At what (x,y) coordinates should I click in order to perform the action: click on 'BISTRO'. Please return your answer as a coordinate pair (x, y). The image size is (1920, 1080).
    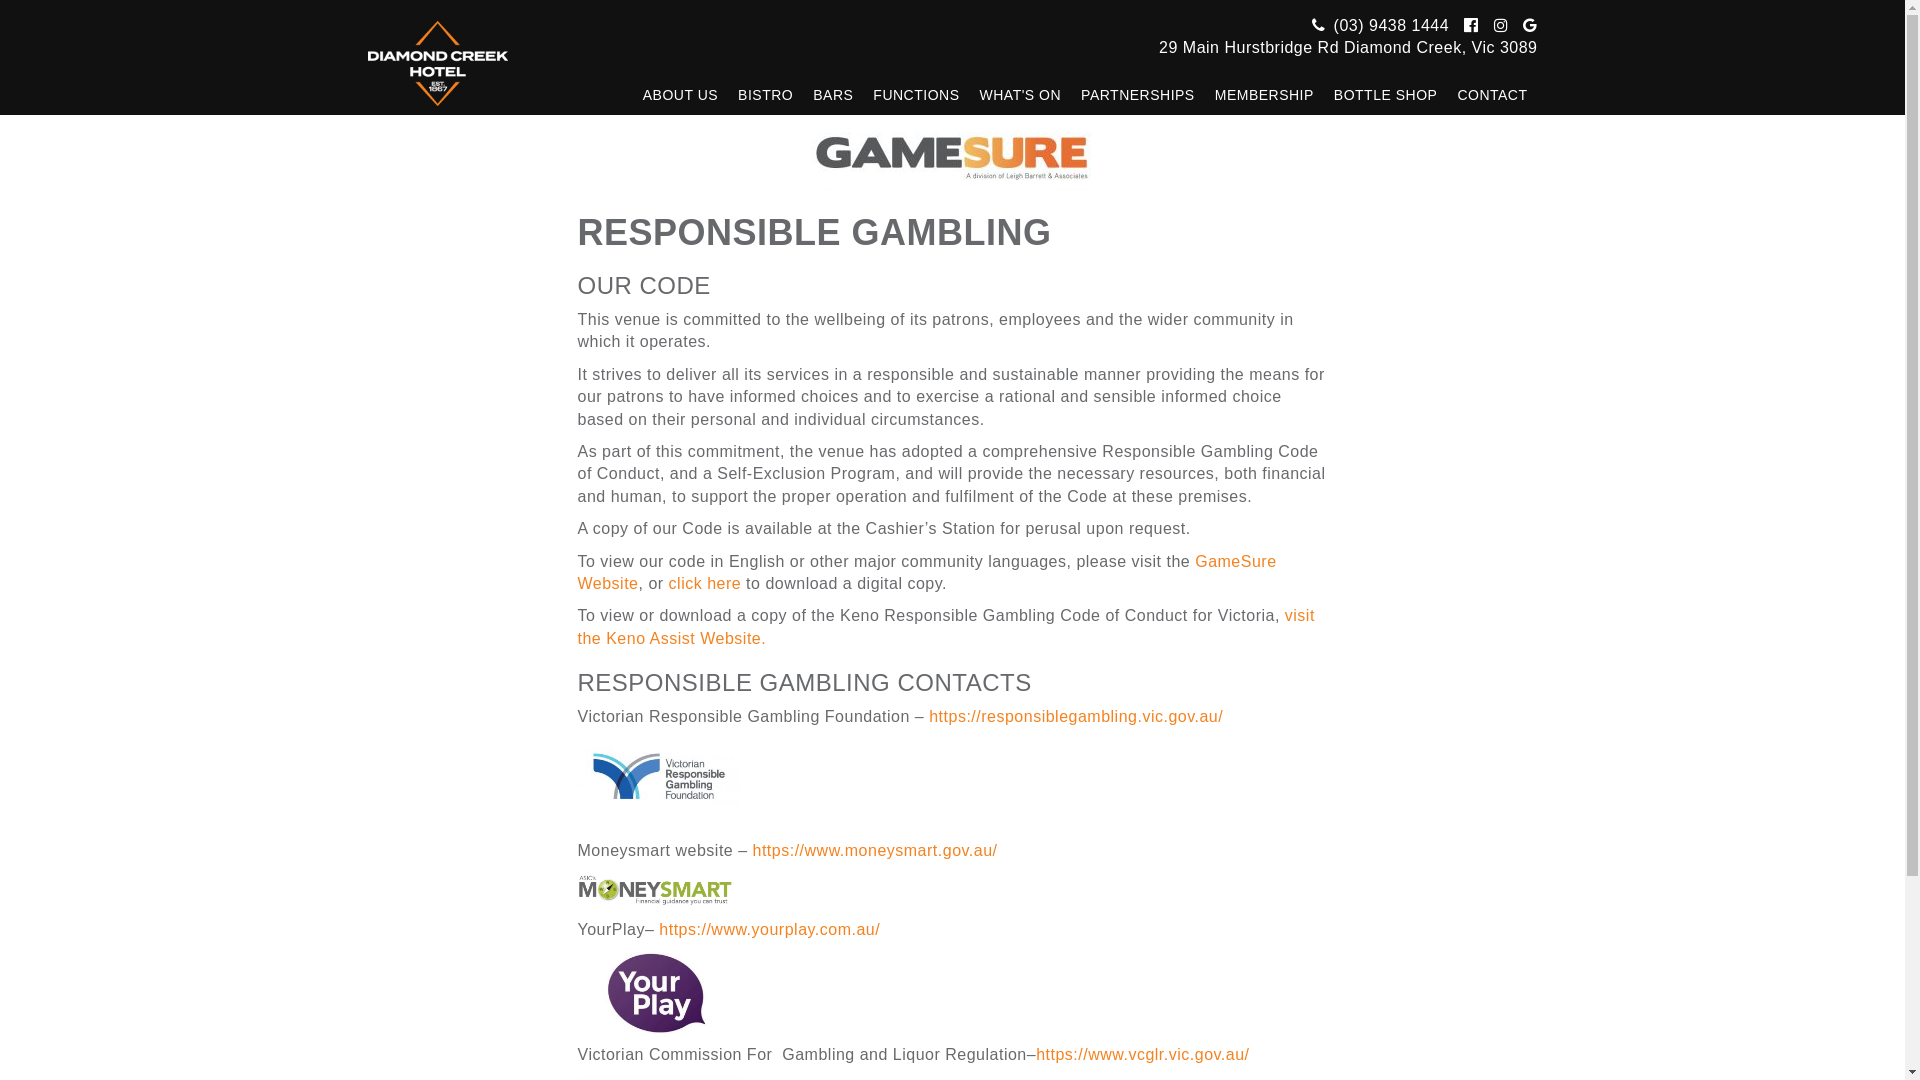
    Looking at the image, I should click on (764, 95).